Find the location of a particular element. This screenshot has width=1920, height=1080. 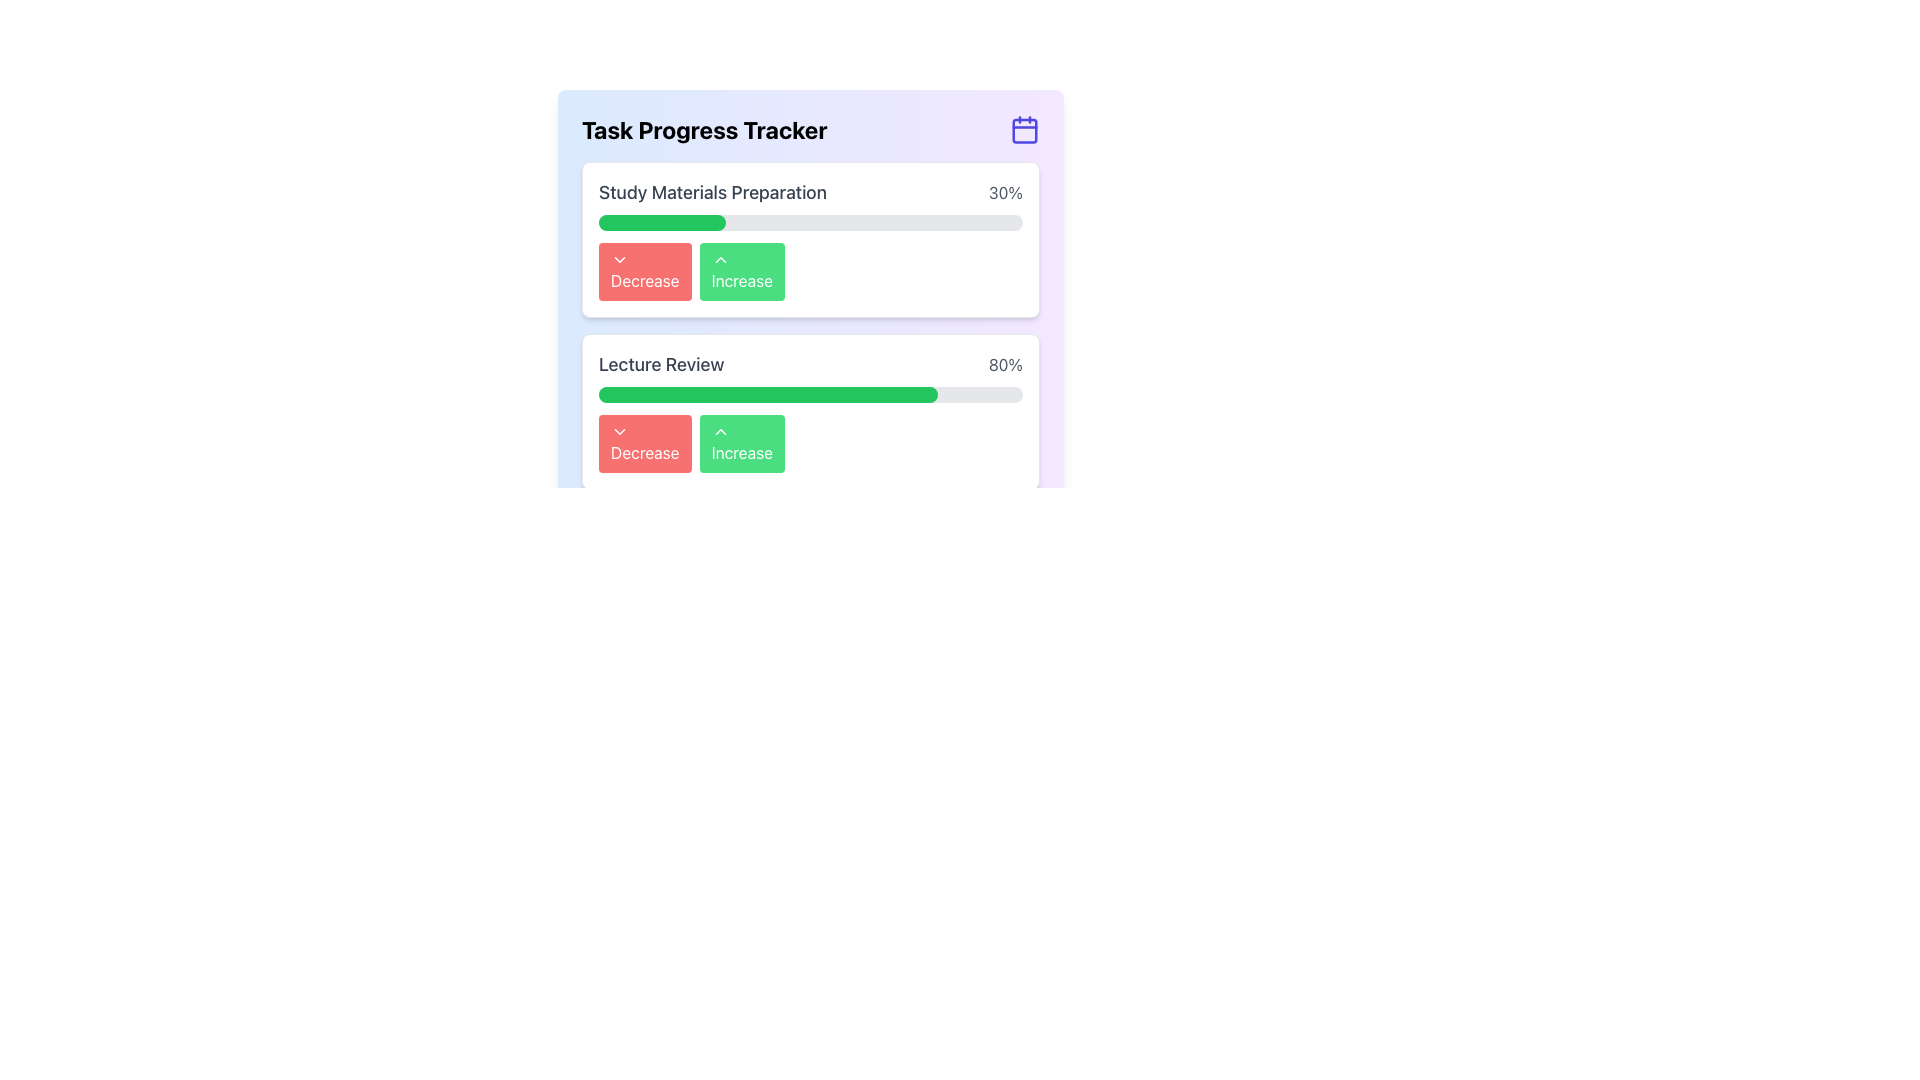

the SVG Icon of the downward-pointing chevron located within the 'Decrease' button of the 'Study Materials Preparation' progress tracker is located at coordinates (618, 258).